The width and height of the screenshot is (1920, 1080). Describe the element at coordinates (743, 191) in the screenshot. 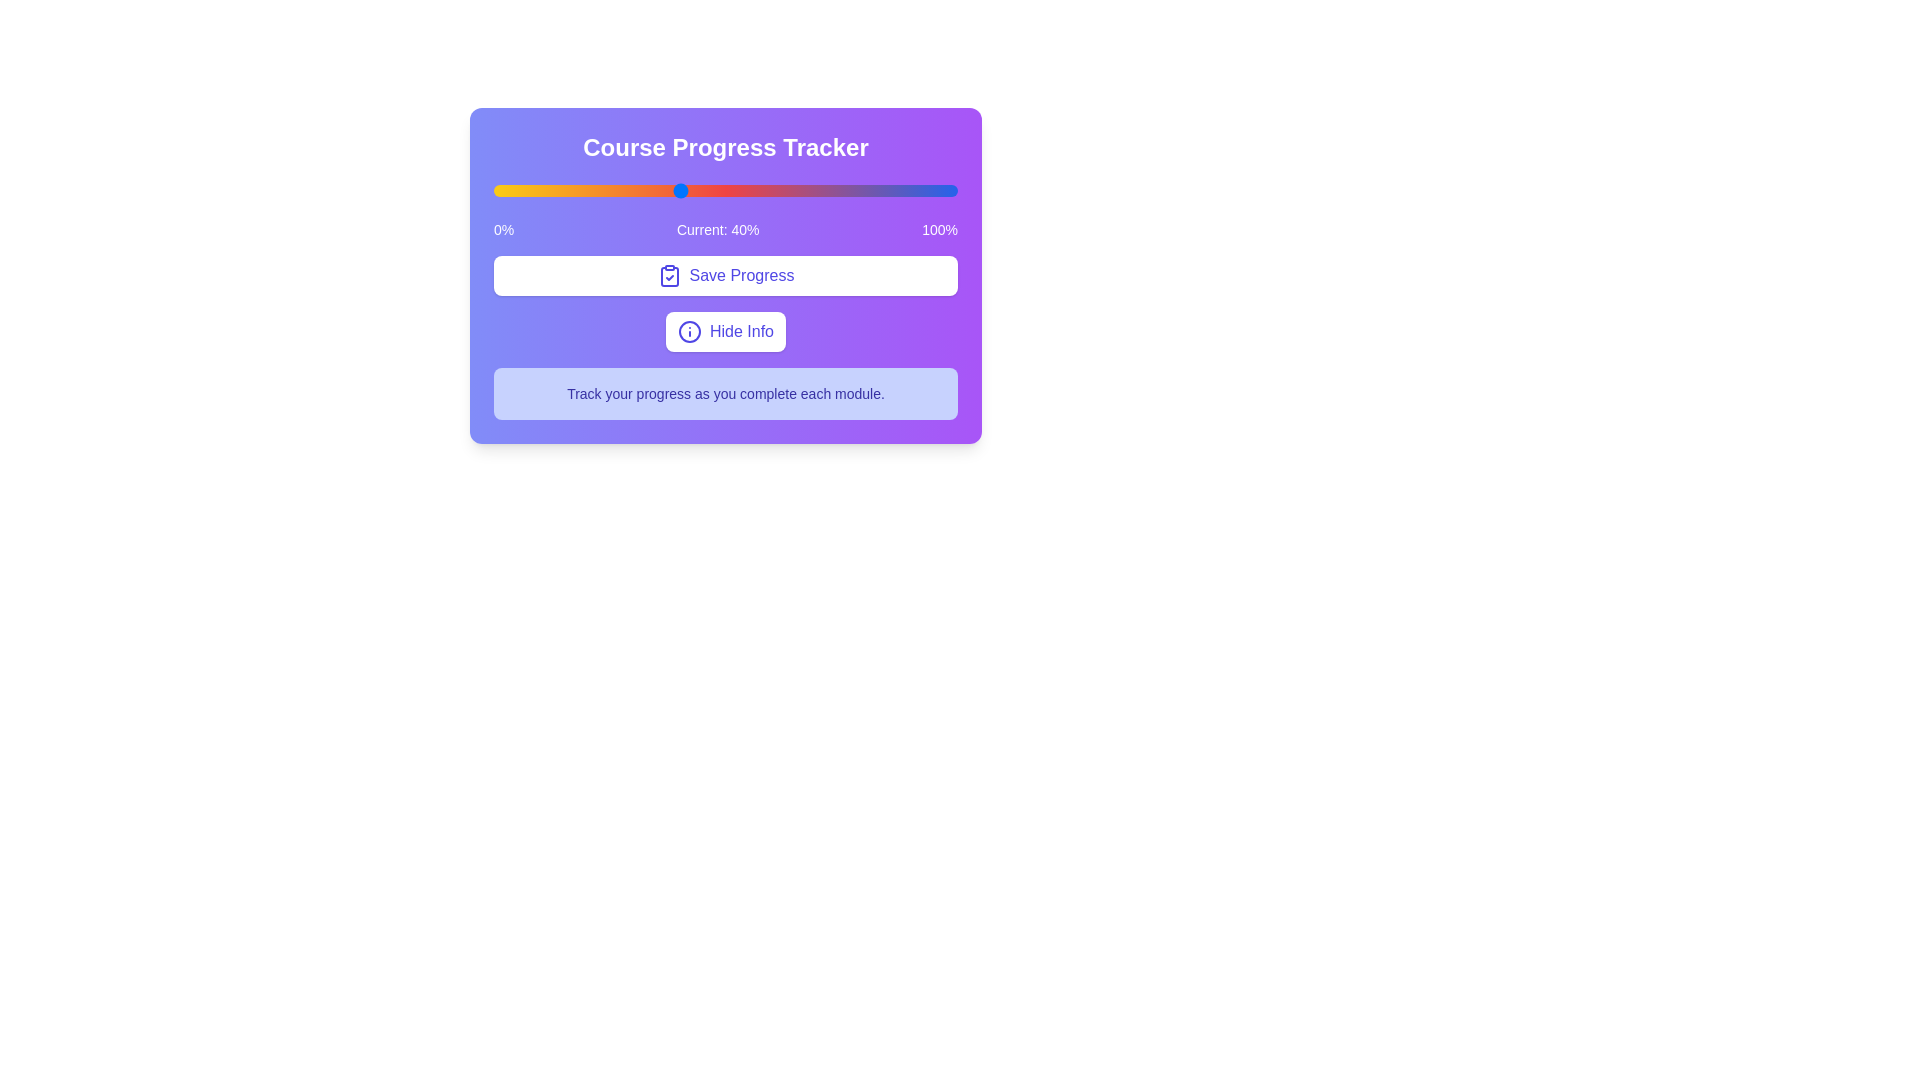

I see `the course progress` at that location.